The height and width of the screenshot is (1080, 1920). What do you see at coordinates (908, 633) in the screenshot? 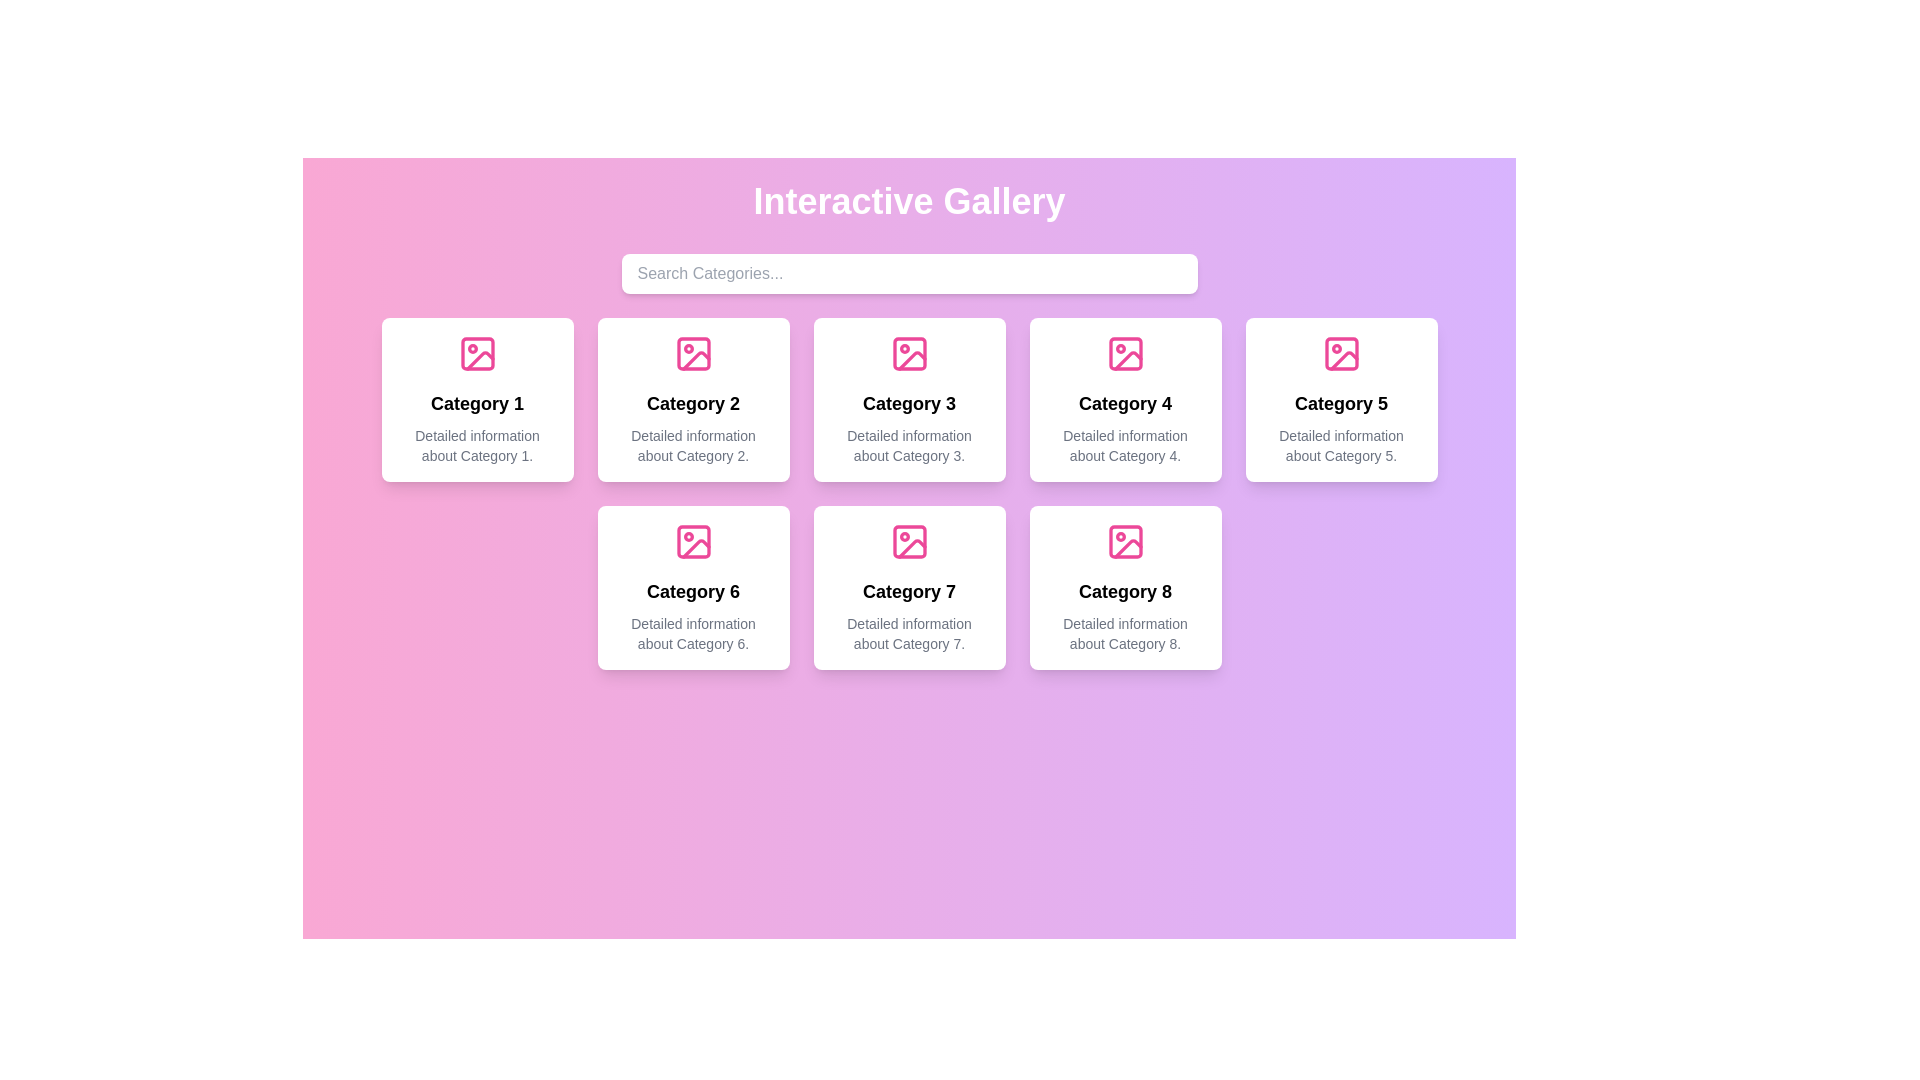
I see `static text block that displays 'Detailed information about Category 7.' located at the bottom of the 'Category 7' card` at bounding box center [908, 633].